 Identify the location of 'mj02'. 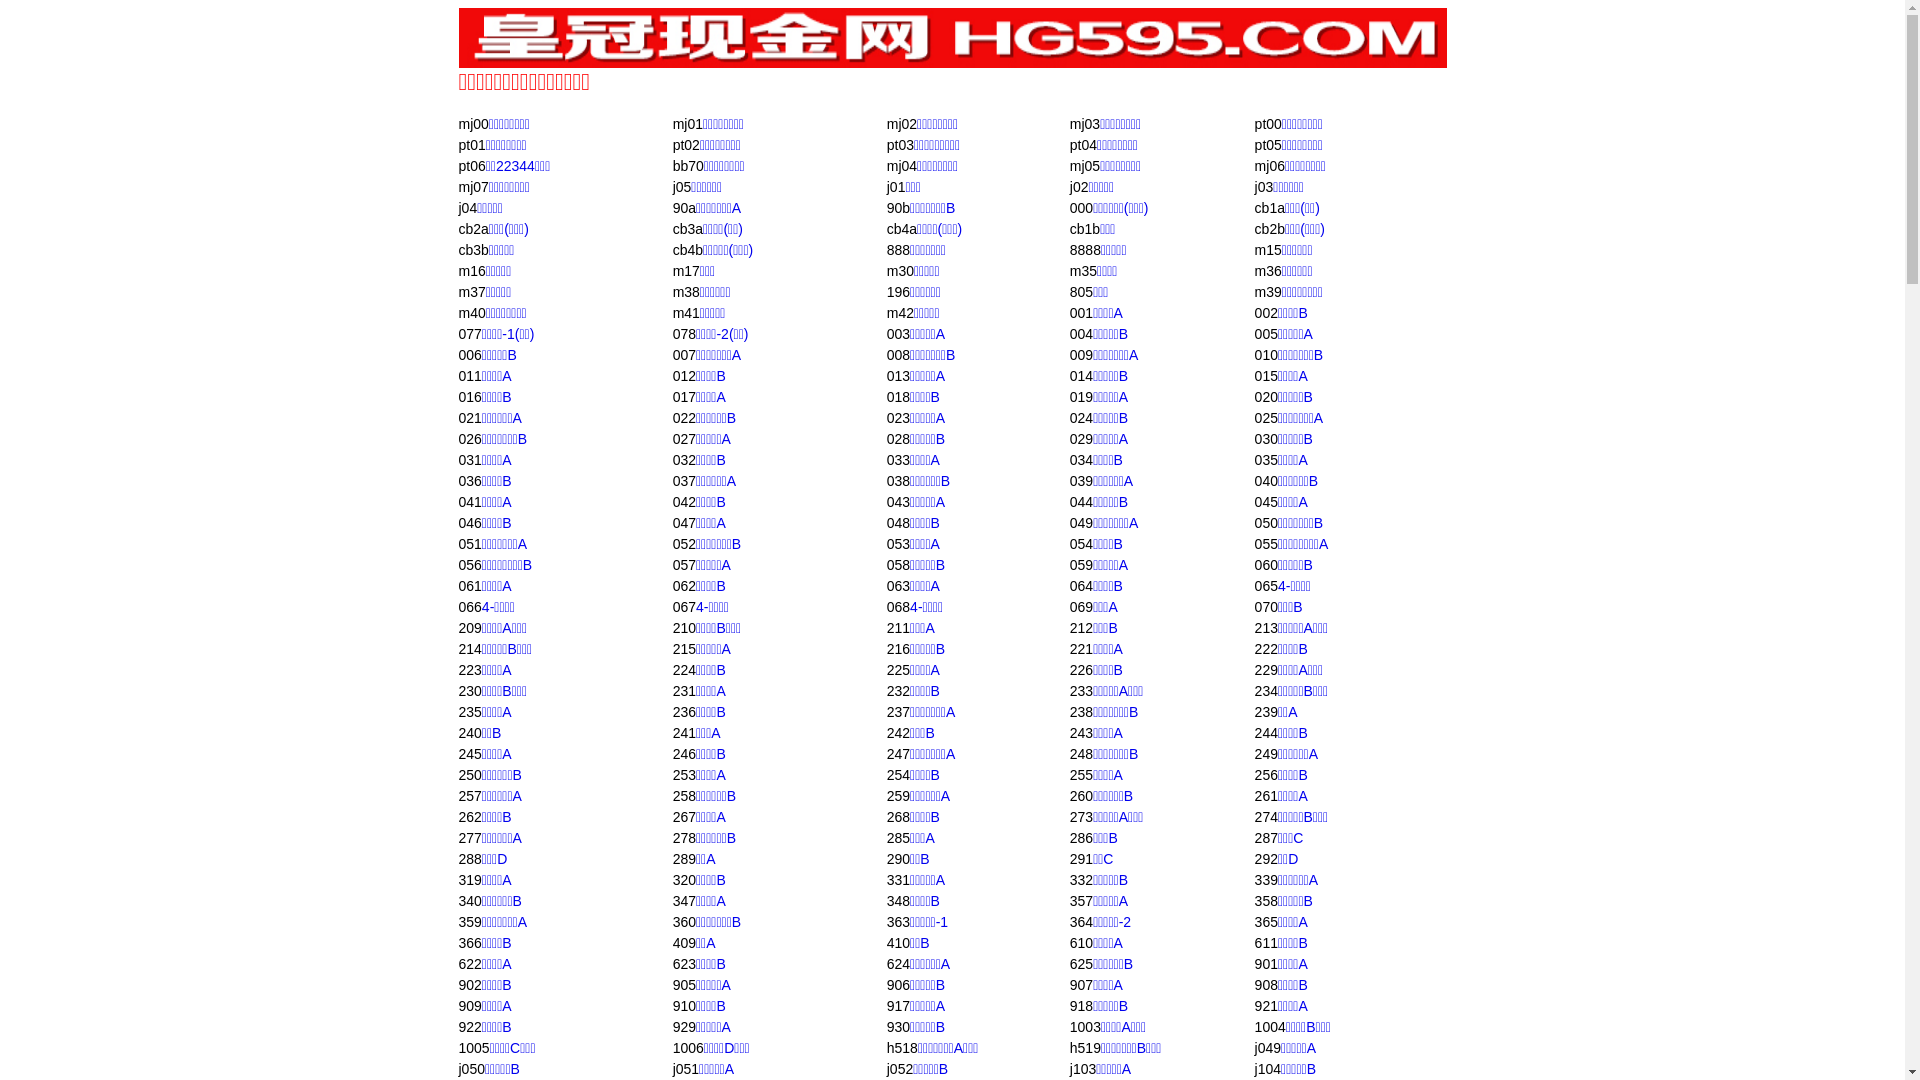
(901, 123).